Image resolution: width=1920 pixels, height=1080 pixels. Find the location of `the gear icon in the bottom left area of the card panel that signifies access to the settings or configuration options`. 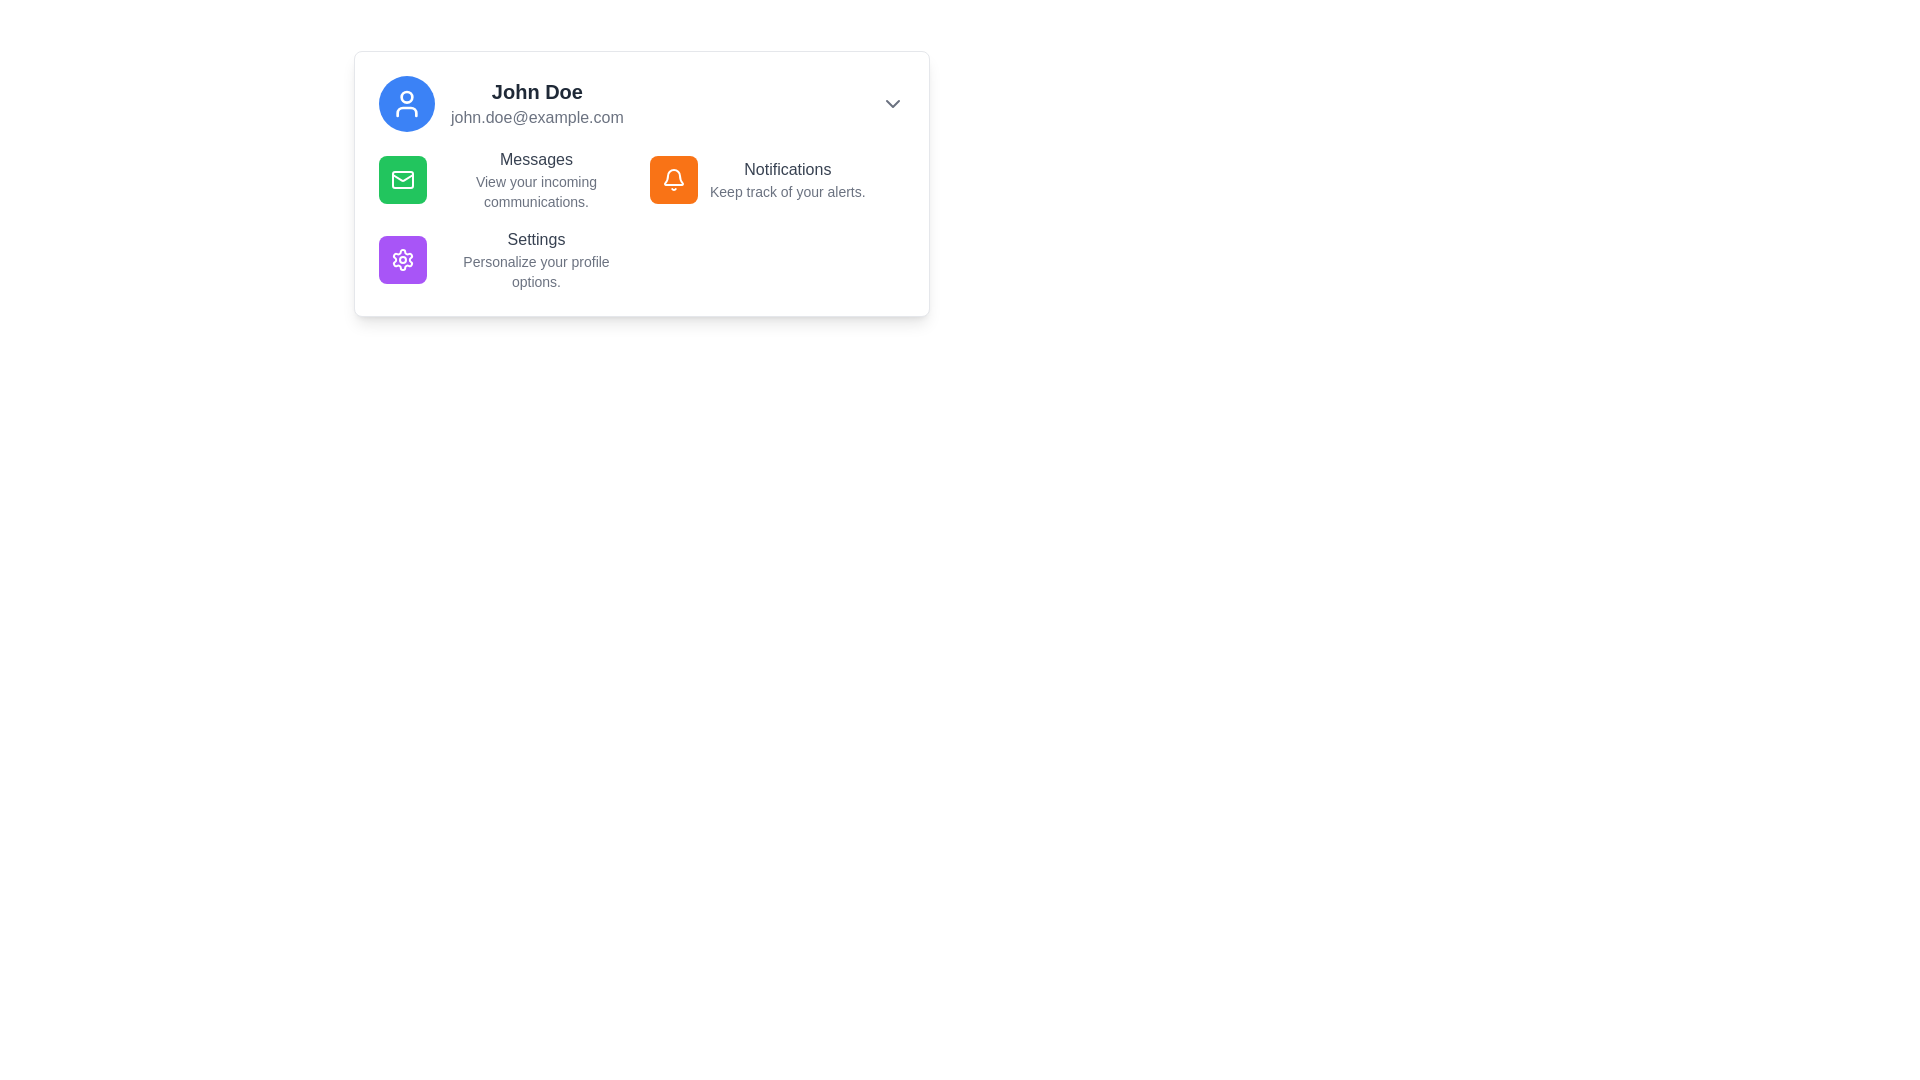

the gear icon in the bottom left area of the card panel that signifies access to the settings or configuration options is located at coordinates (402, 258).